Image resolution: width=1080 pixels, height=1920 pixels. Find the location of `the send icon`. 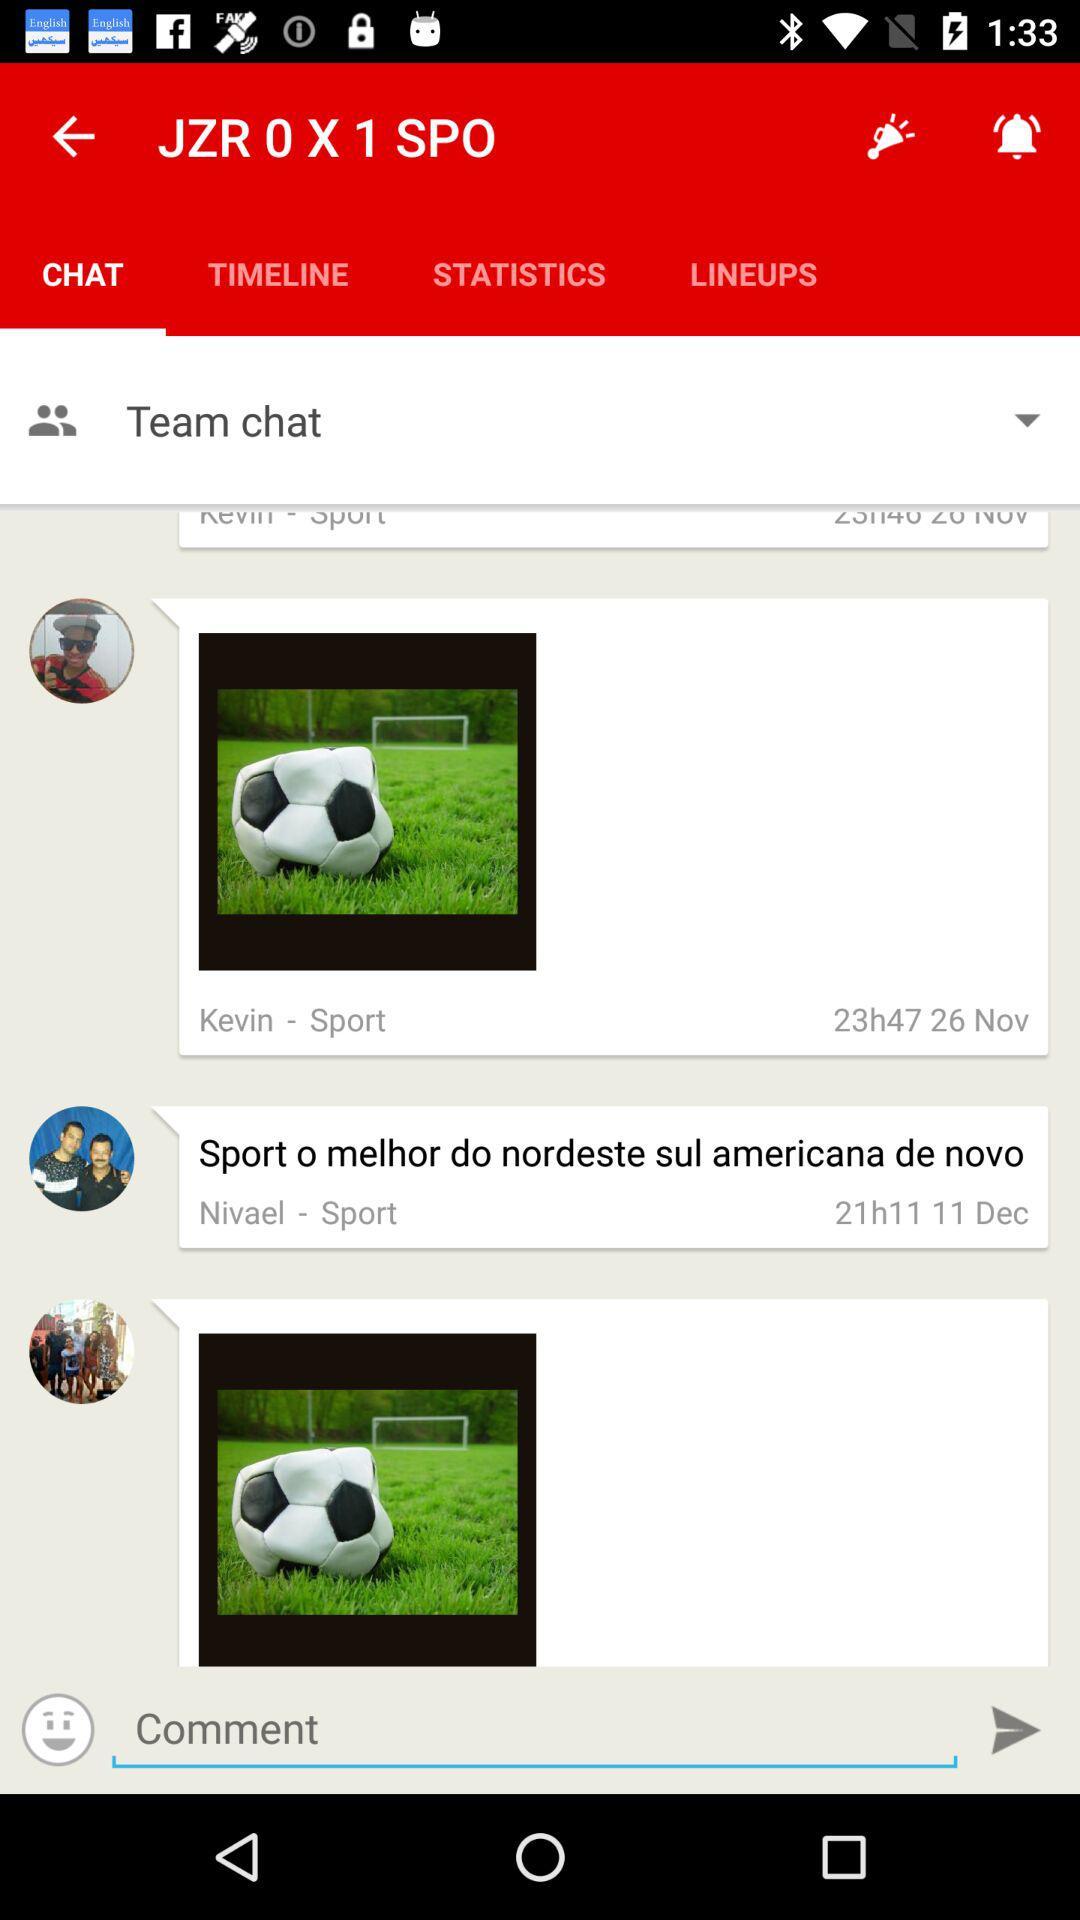

the send icon is located at coordinates (1016, 1729).